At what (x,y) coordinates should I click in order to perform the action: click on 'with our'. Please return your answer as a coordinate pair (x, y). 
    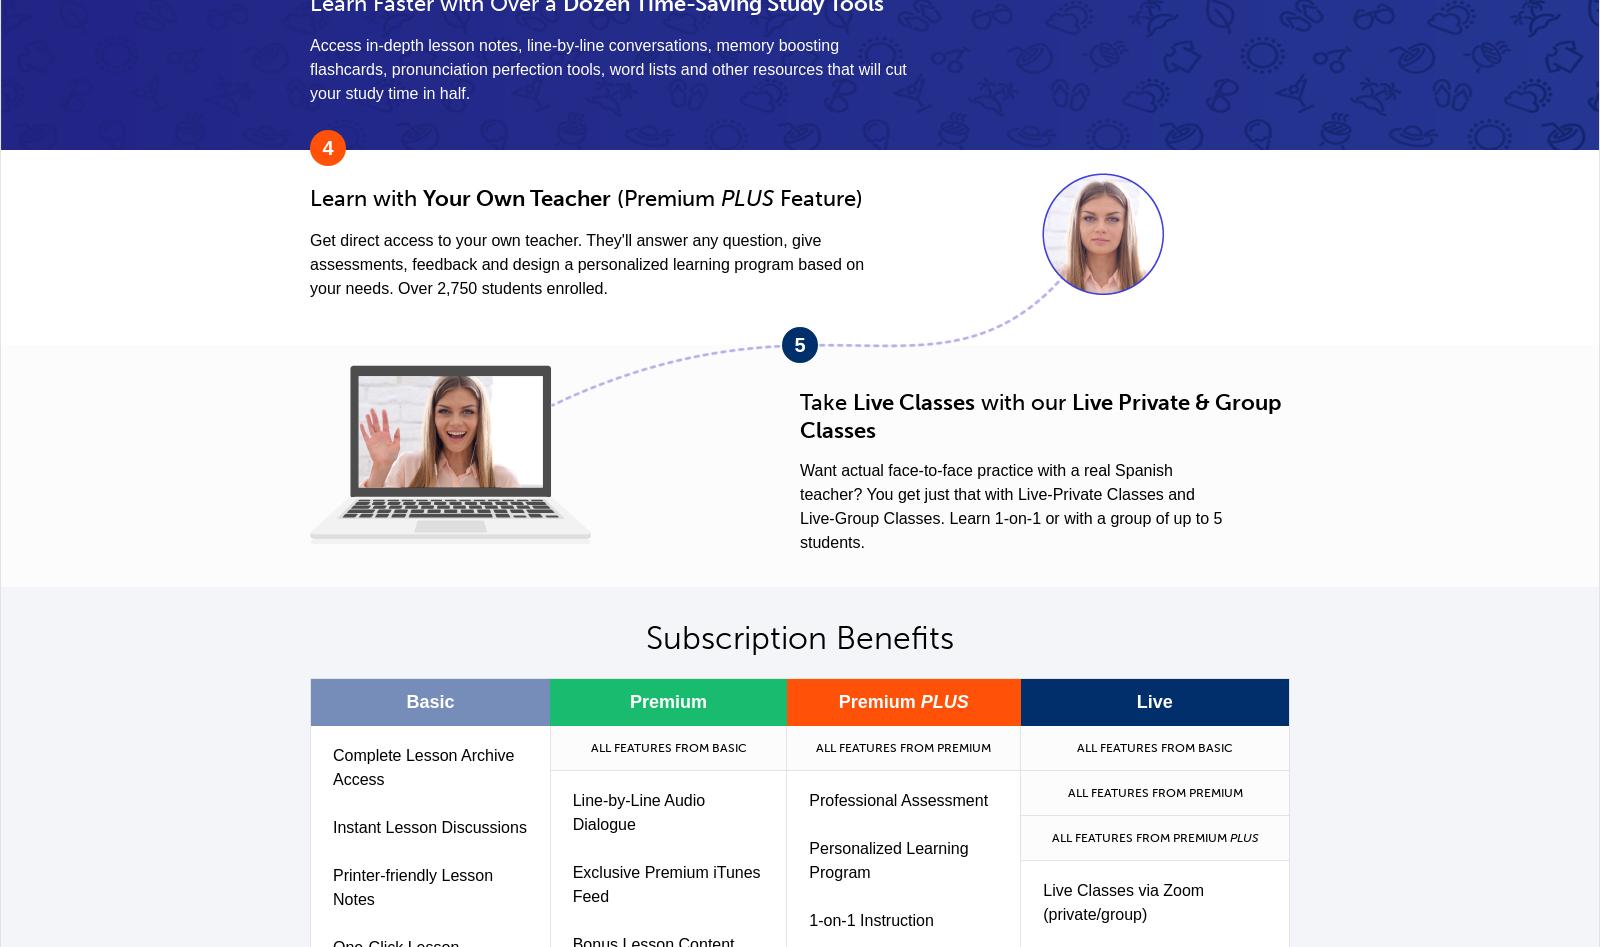
    Looking at the image, I should click on (1023, 402).